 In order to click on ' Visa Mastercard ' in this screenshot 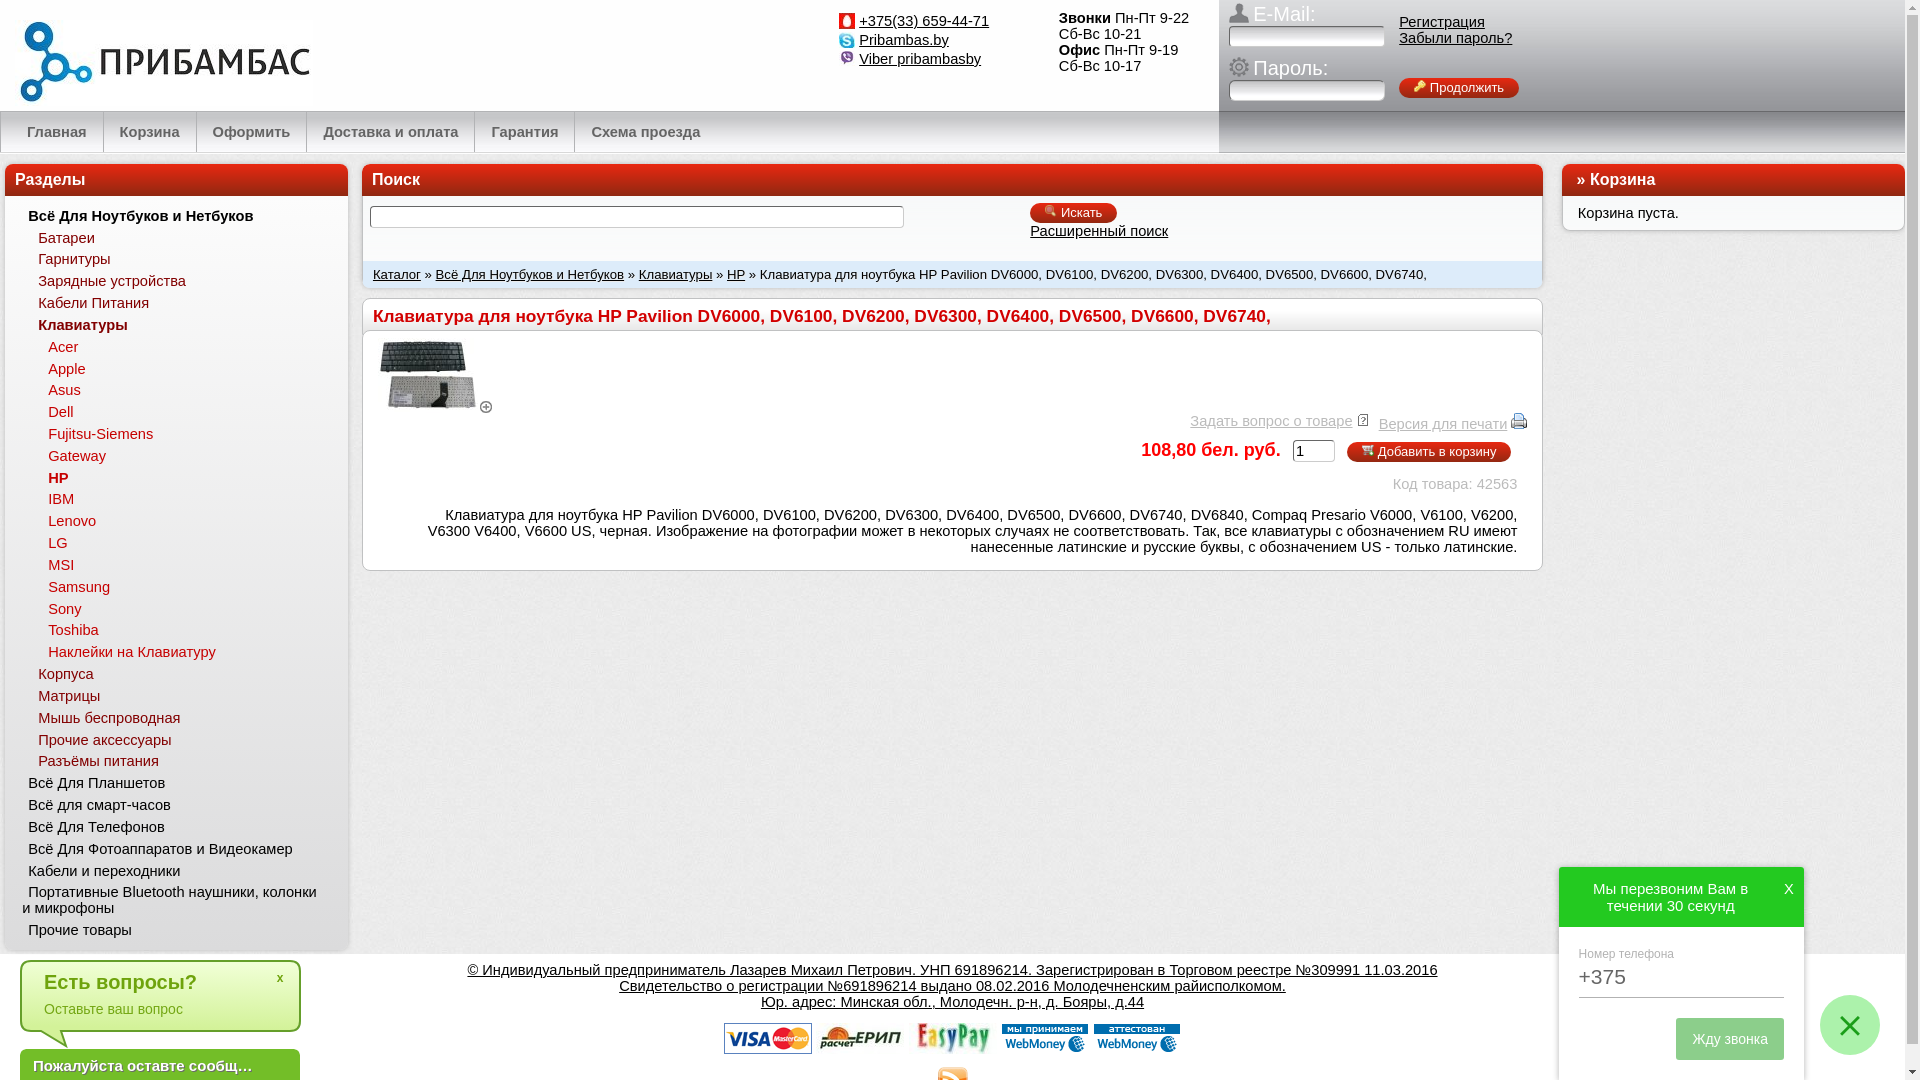, I will do `click(767, 1037)`.